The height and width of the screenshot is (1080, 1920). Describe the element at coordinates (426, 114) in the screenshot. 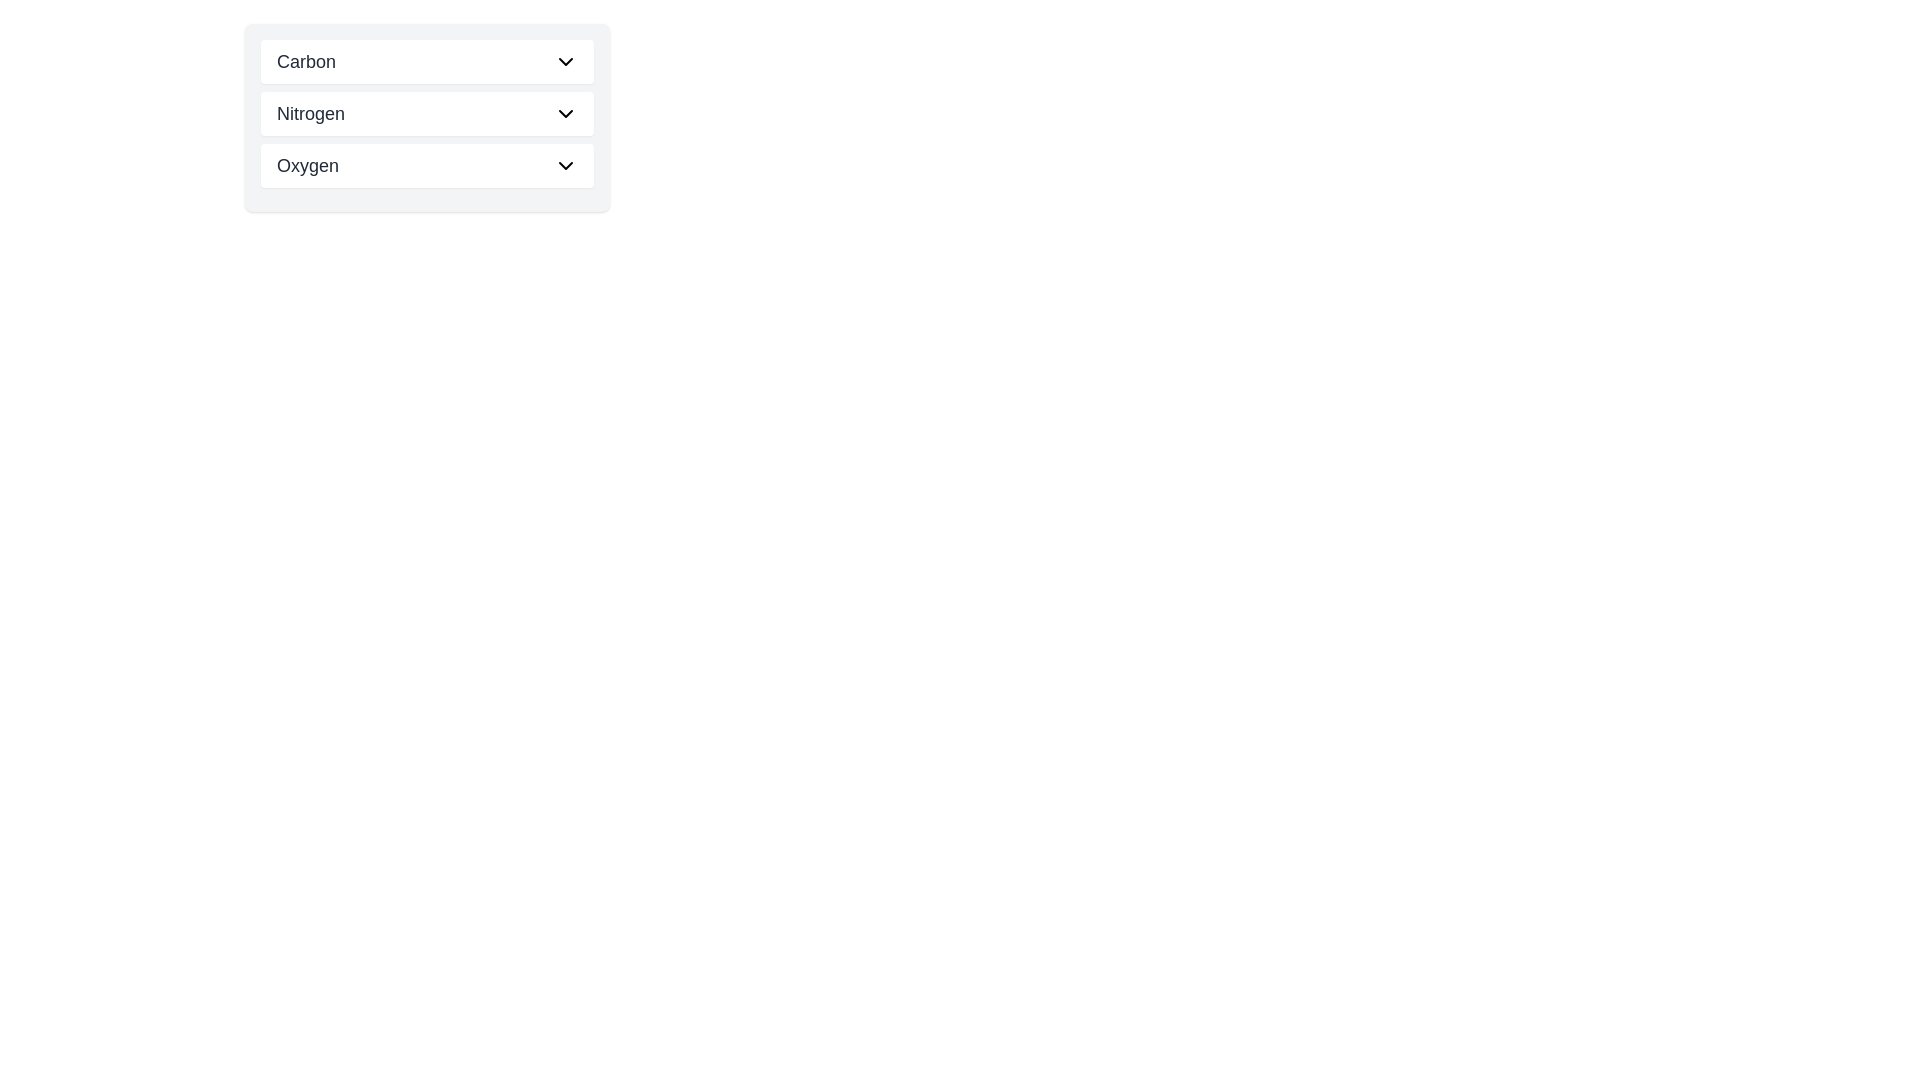

I see `the second item in the dropdown list, which is 'Nitrogen'` at that location.